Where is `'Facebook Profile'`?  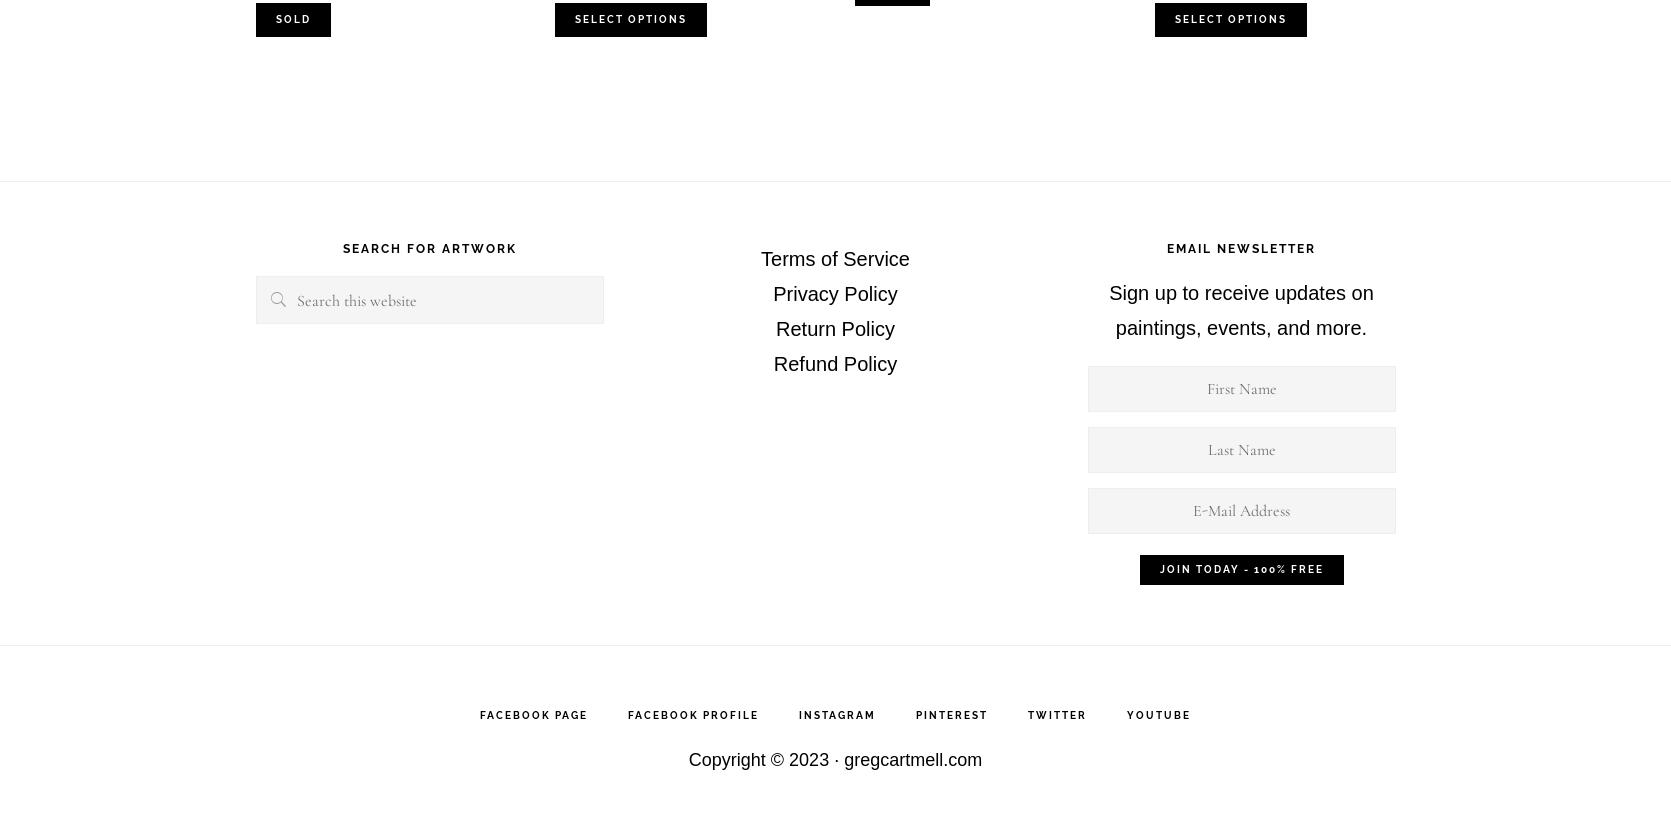
'Facebook Profile' is located at coordinates (692, 715).